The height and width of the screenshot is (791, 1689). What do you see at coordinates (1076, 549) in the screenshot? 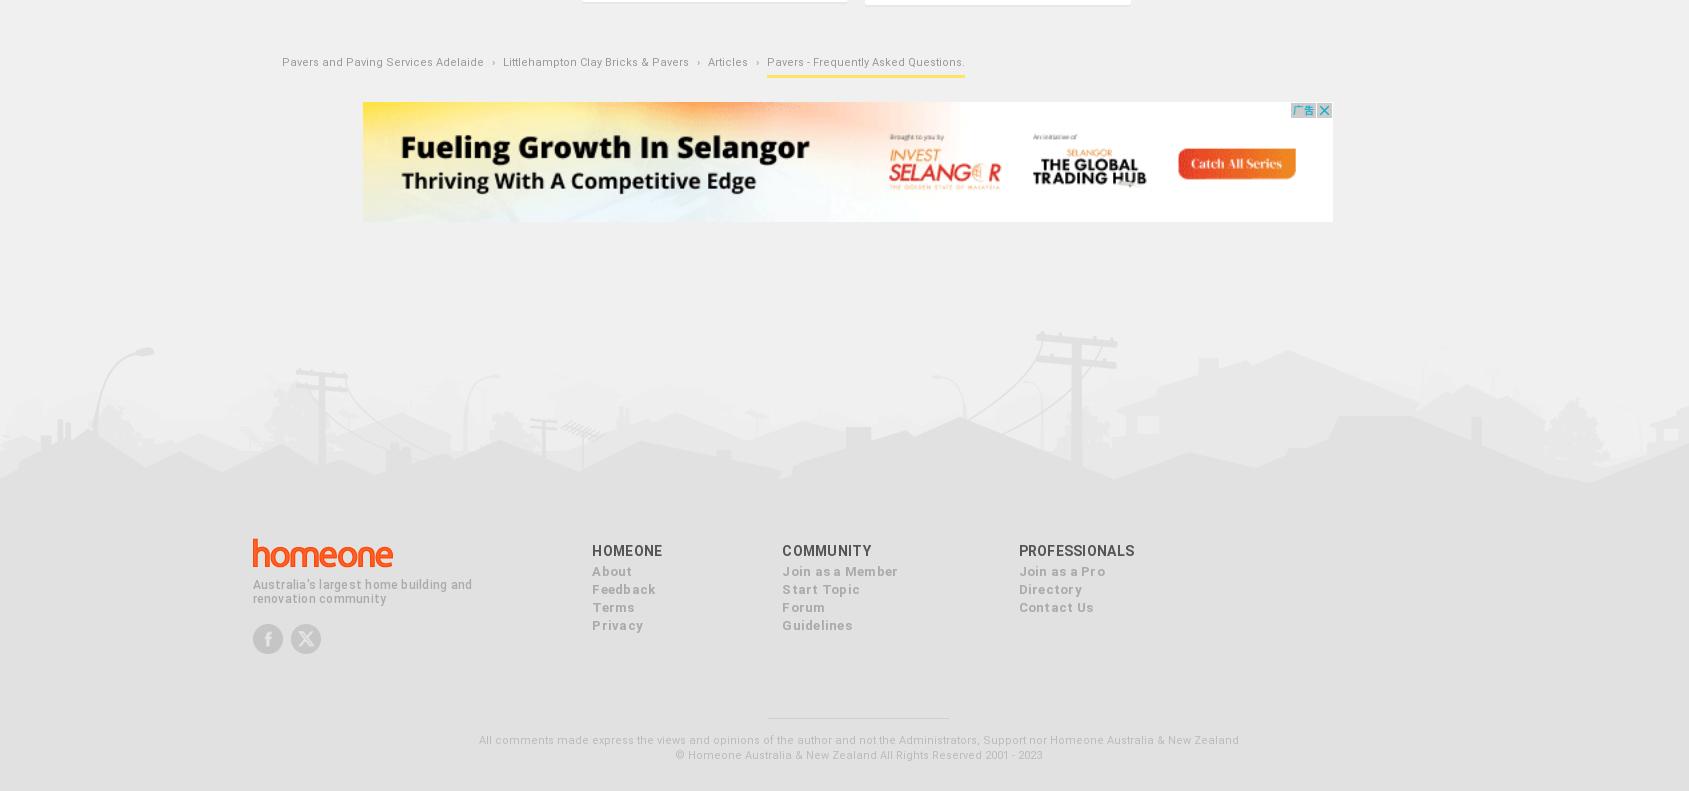
I see `'Professionals'` at bounding box center [1076, 549].